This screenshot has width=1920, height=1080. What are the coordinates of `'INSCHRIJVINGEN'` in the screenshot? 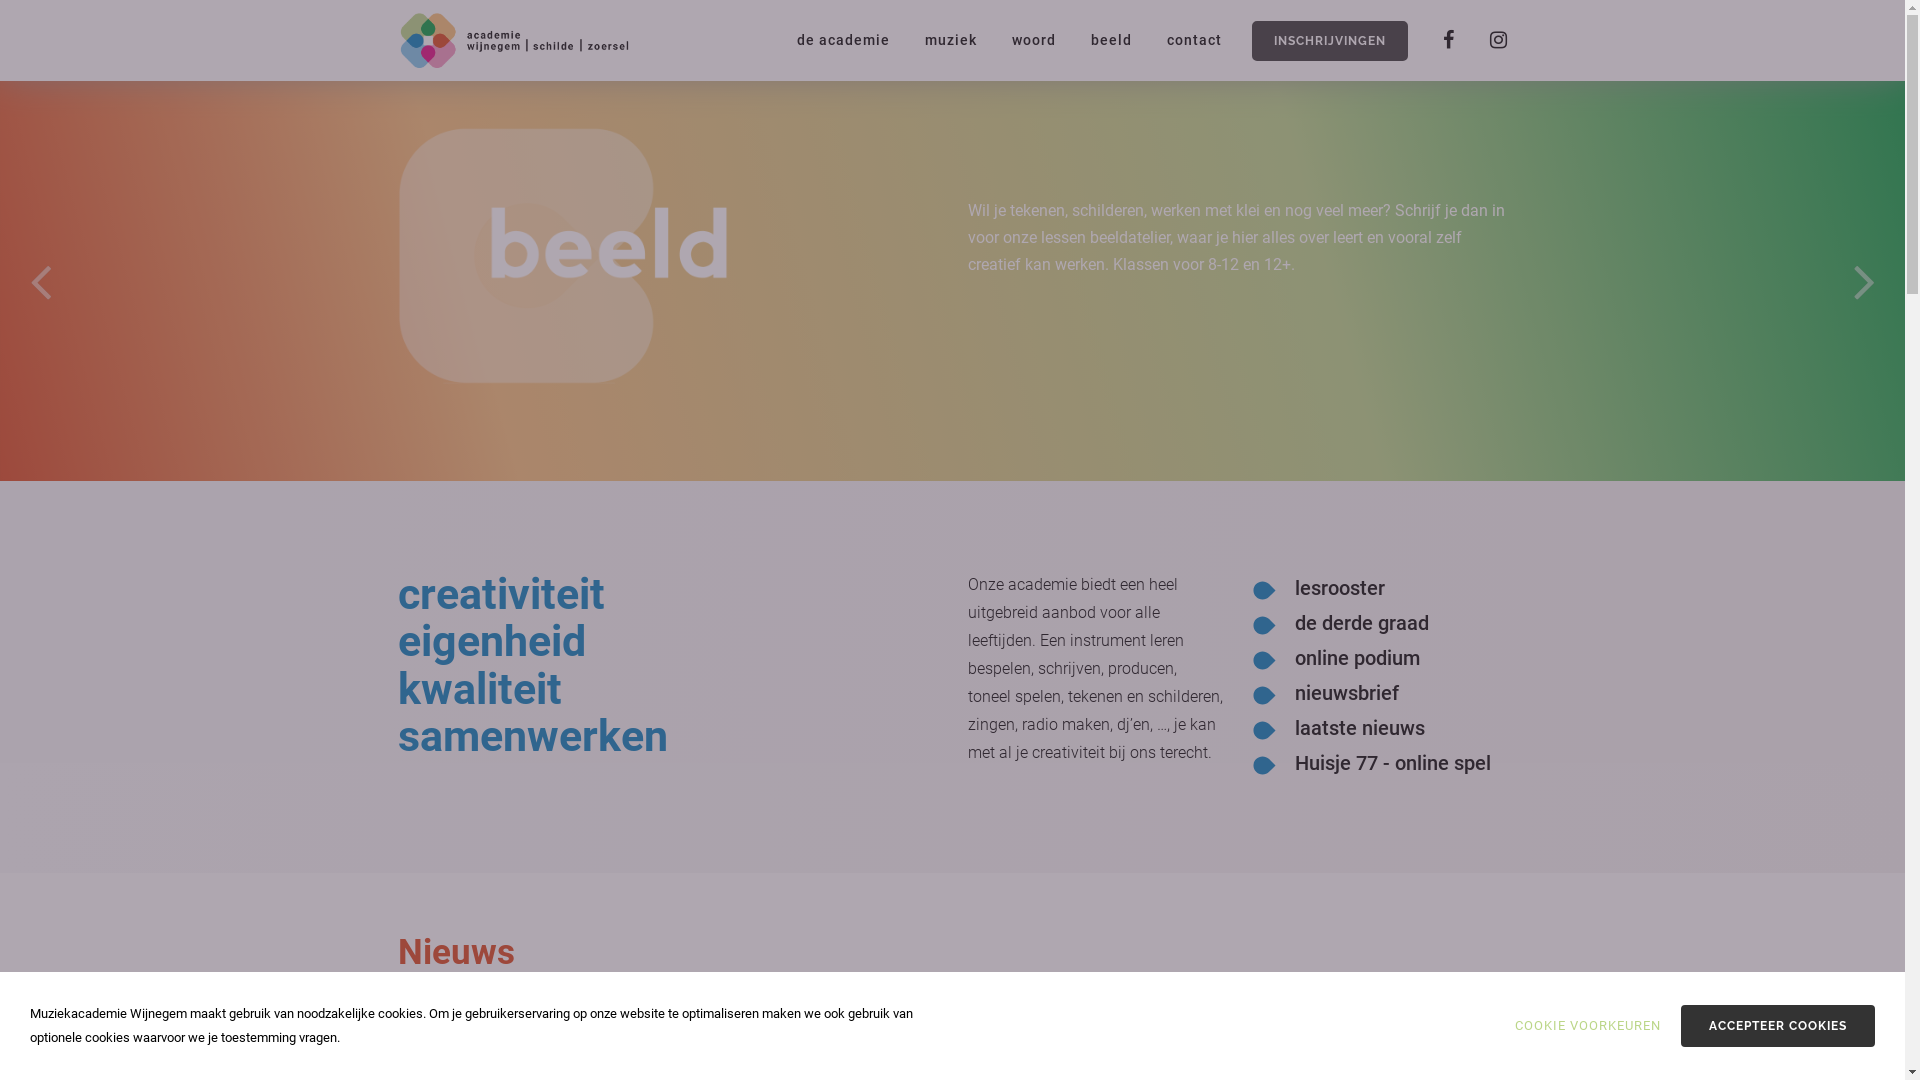 It's located at (1251, 41).